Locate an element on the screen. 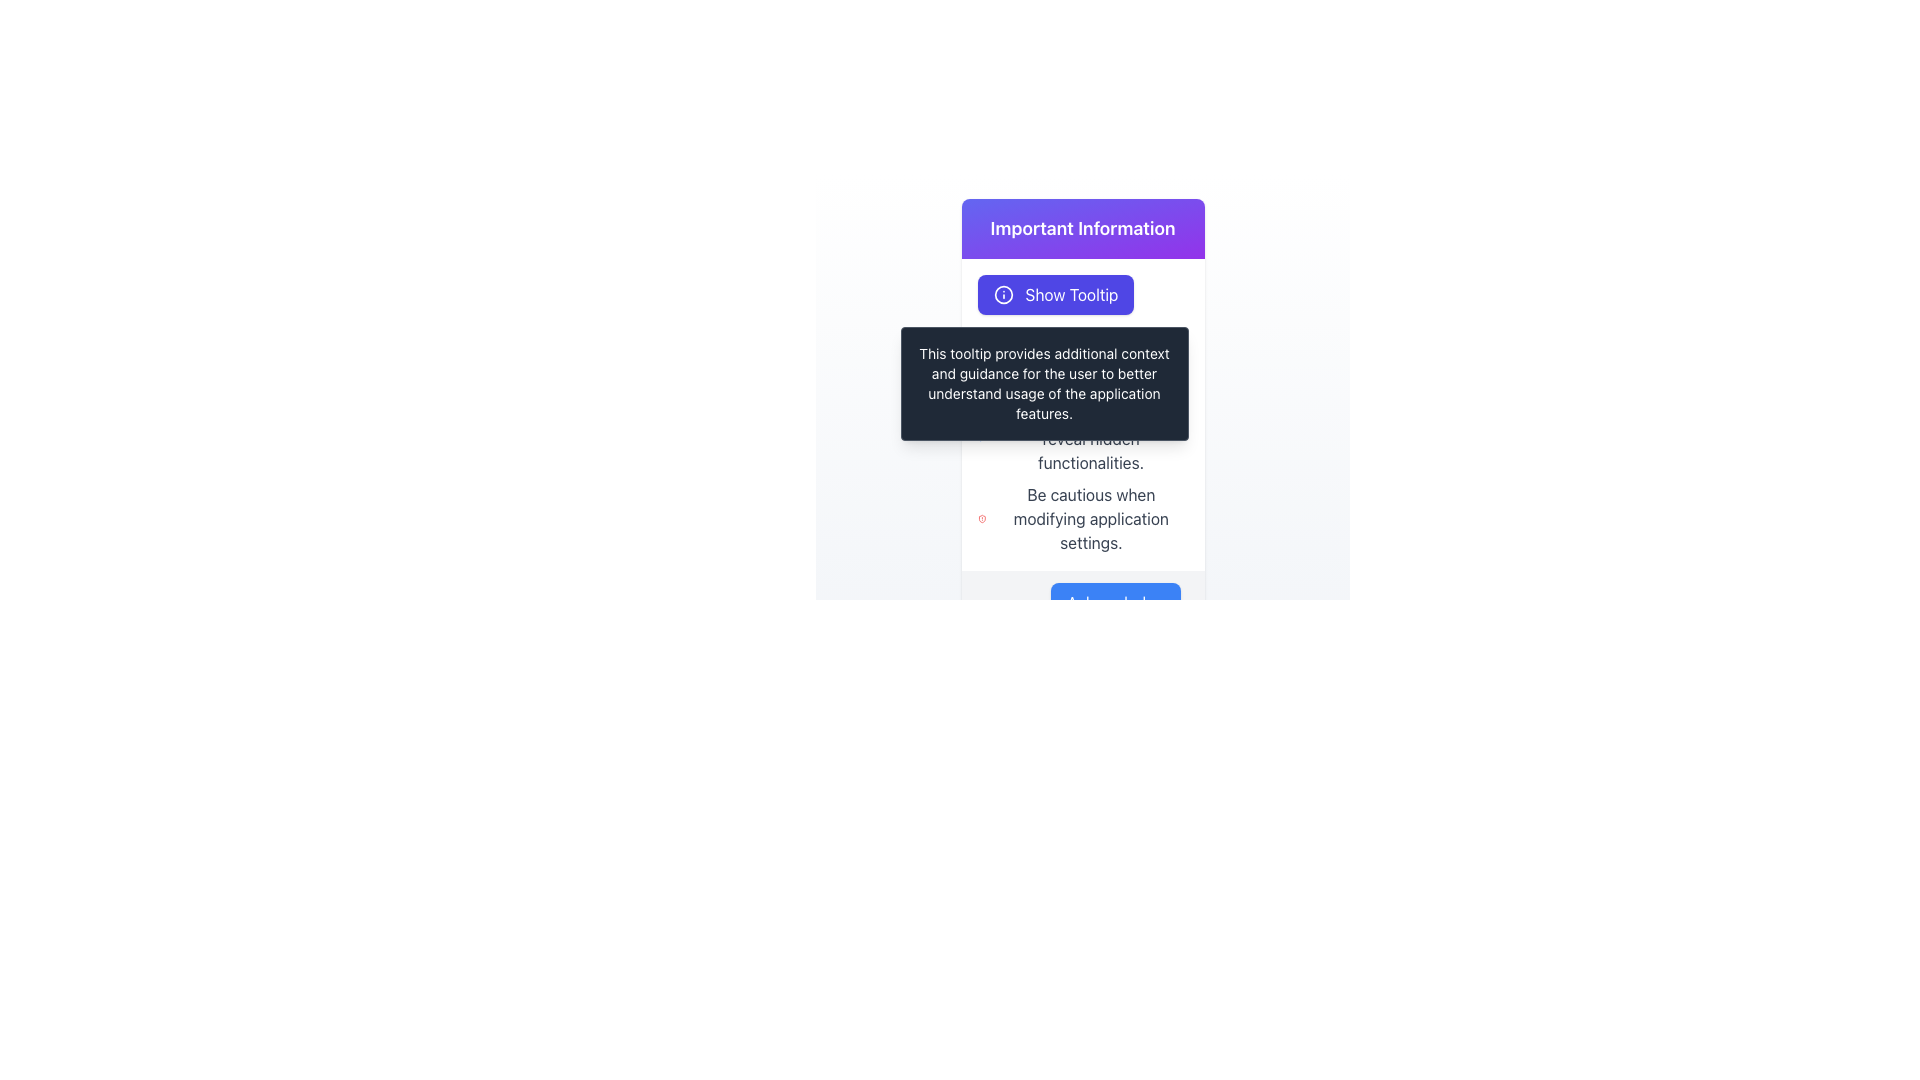  the informational text that reads 'Be cautious when modifying application settings.' which is accompanied by a red warning icon, located at the bottom of the notification box is located at coordinates (1082, 518).